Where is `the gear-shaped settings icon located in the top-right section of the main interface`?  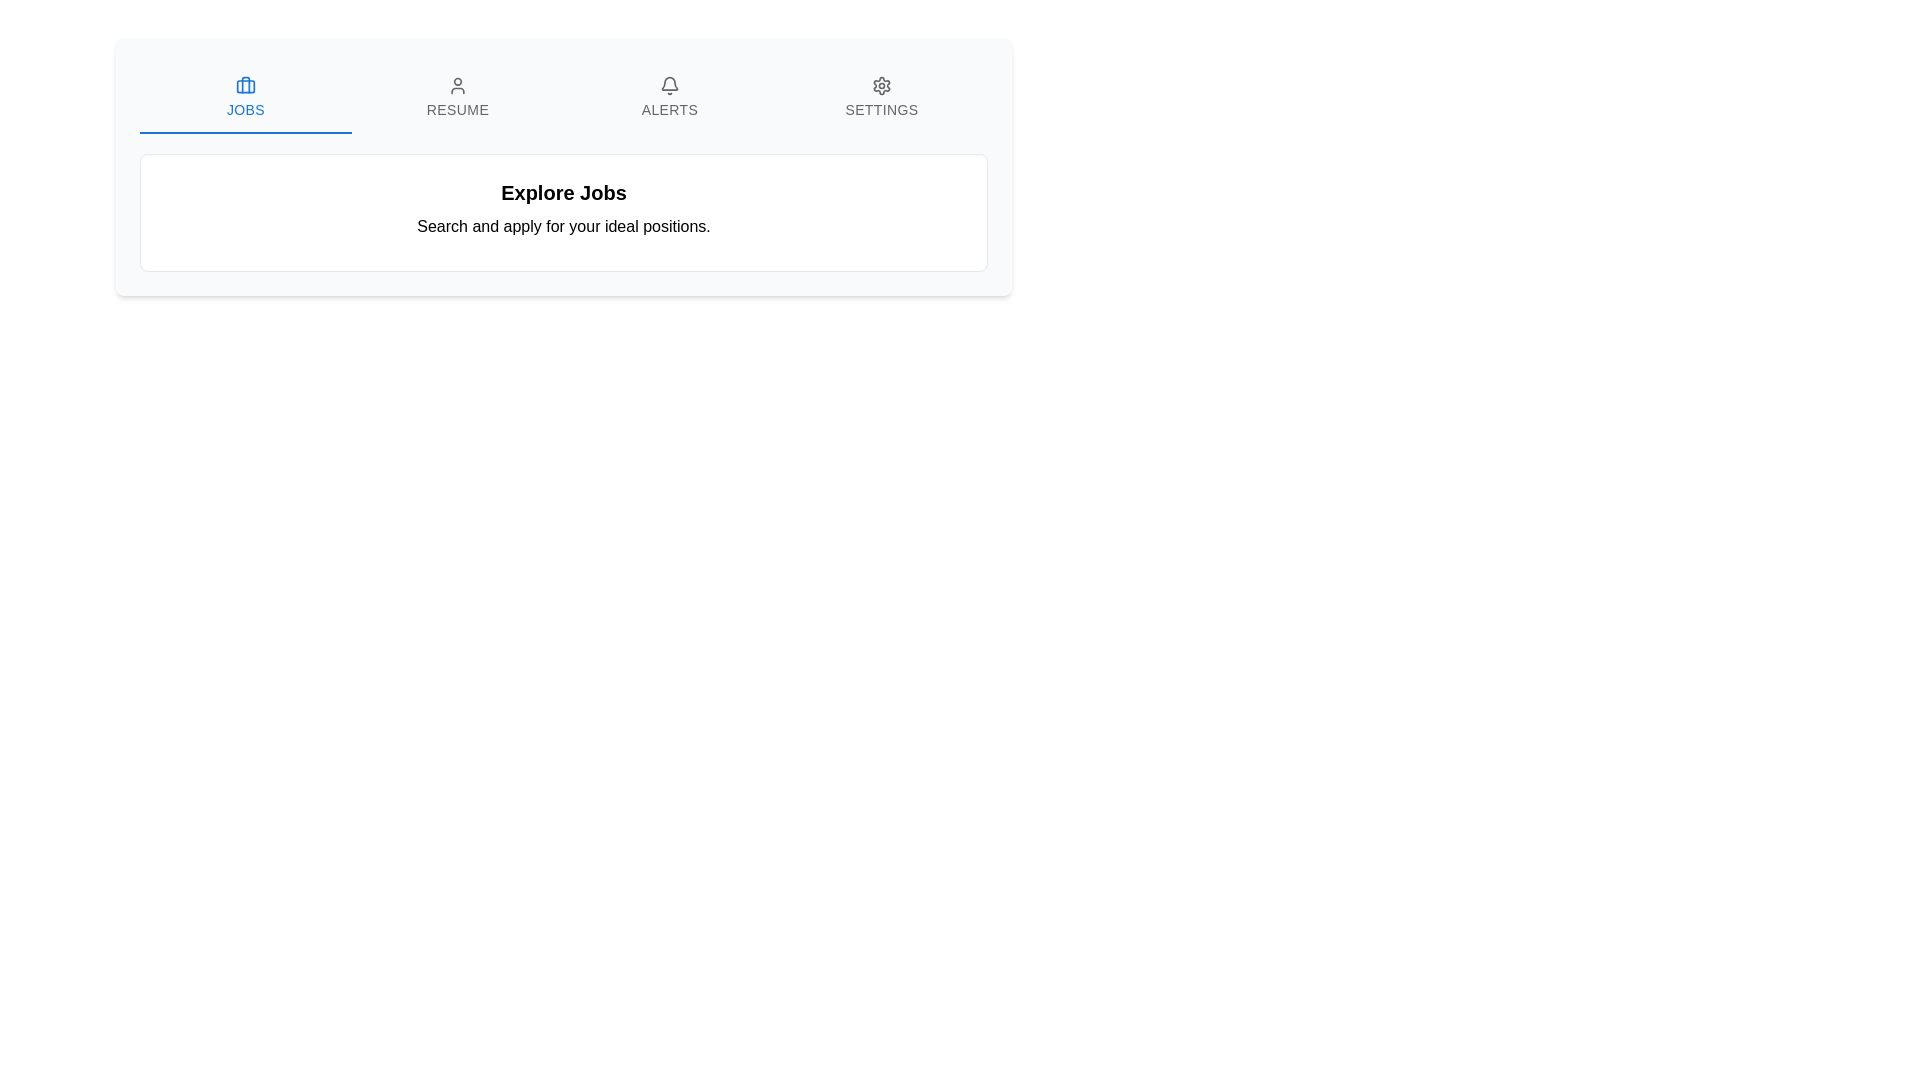
the gear-shaped settings icon located in the top-right section of the main interface is located at coordinates (881, 84).